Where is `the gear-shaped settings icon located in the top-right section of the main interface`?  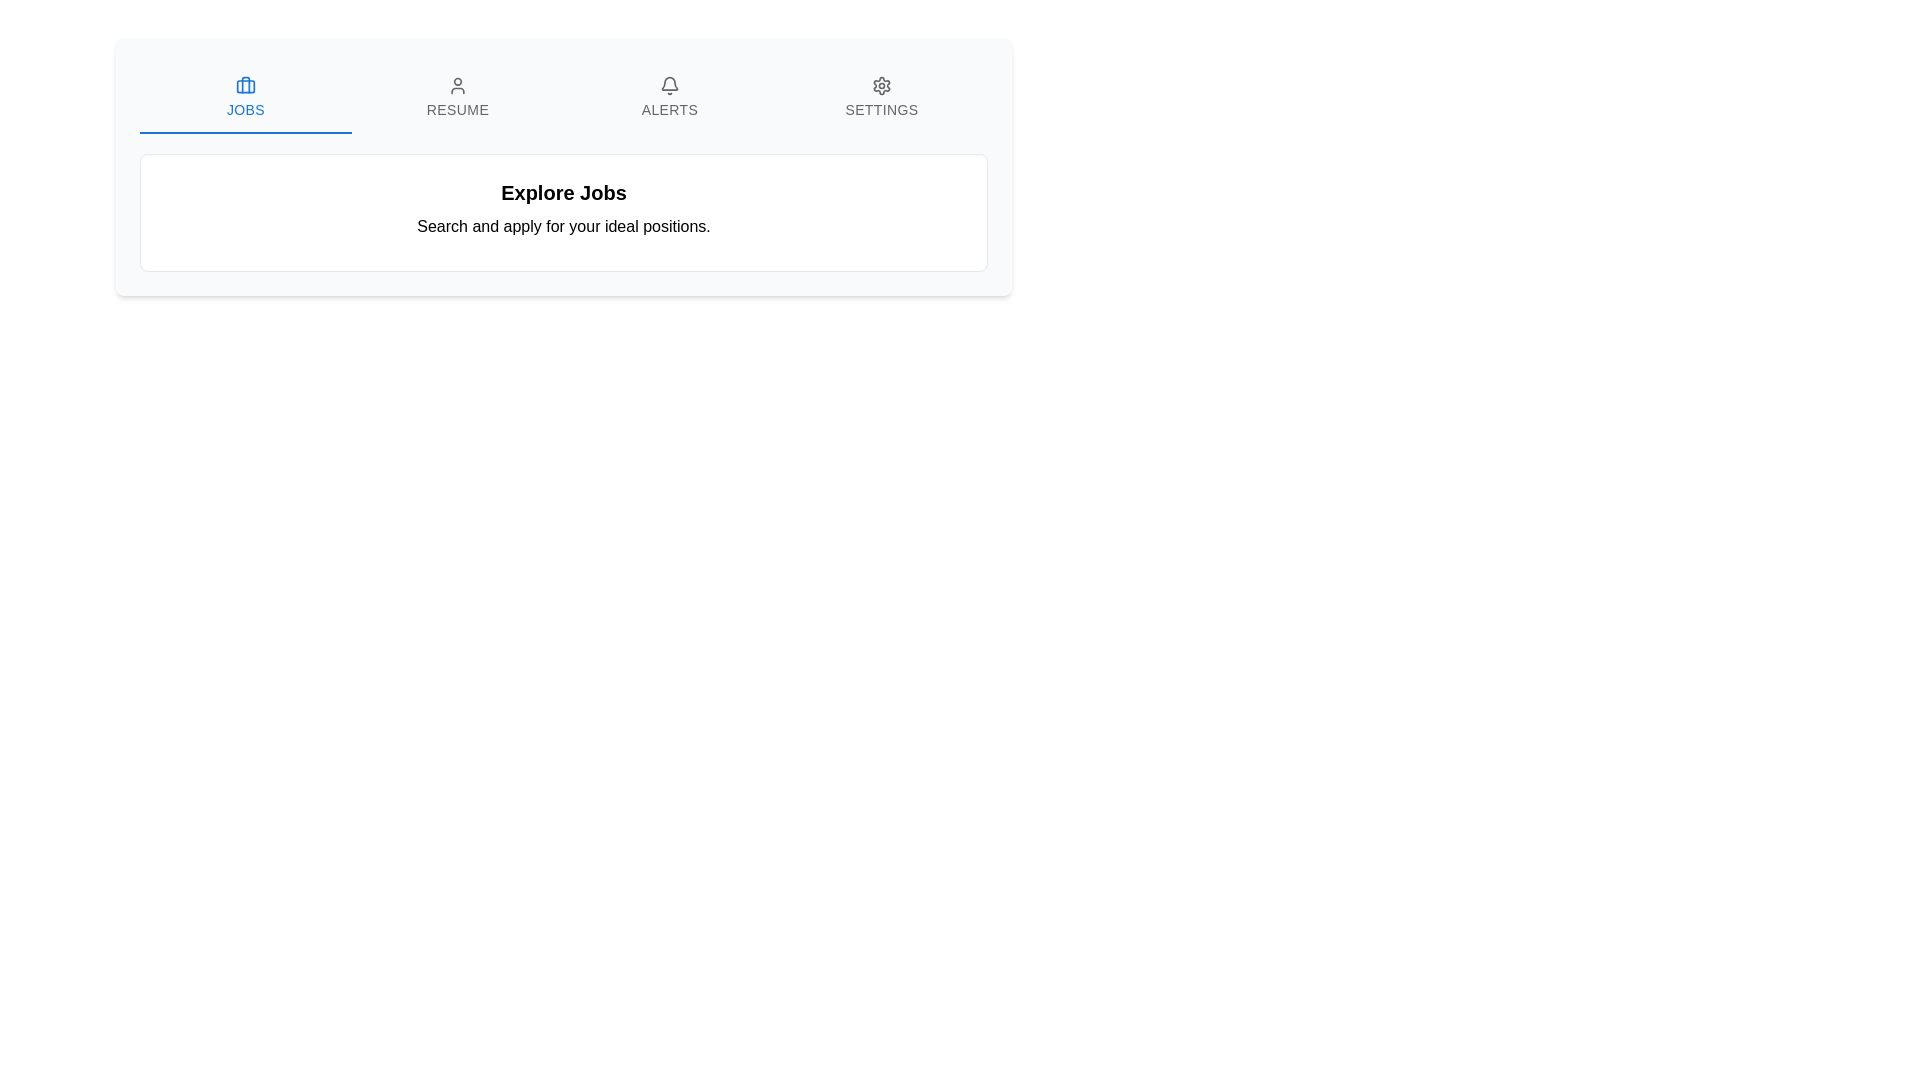
the gear-shaped settings icon located in the top-right section of the main interface is located at coordinates (881, 84).